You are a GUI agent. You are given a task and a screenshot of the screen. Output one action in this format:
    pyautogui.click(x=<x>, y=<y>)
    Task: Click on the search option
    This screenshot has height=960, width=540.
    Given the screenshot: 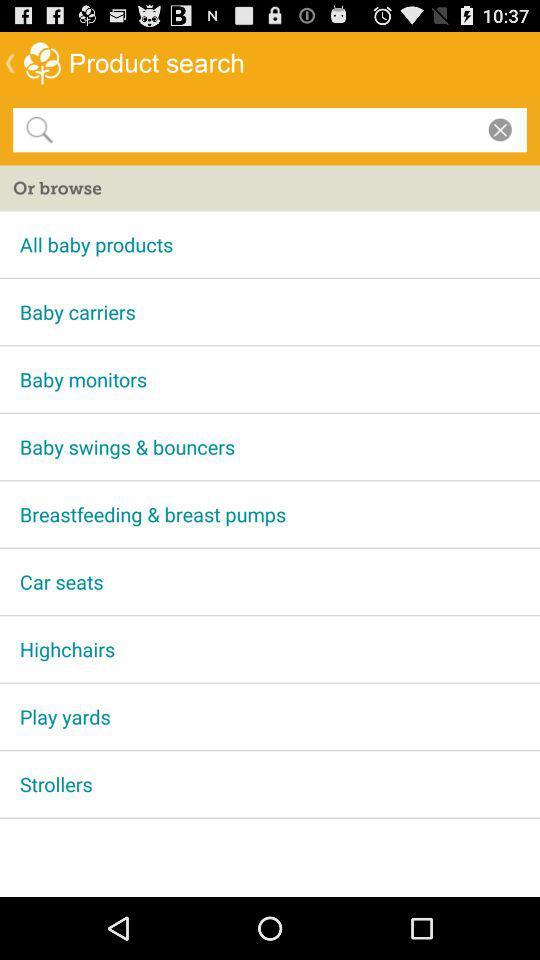 What is the action you would take?
    pyautogui.click(x=266, y=128)
    